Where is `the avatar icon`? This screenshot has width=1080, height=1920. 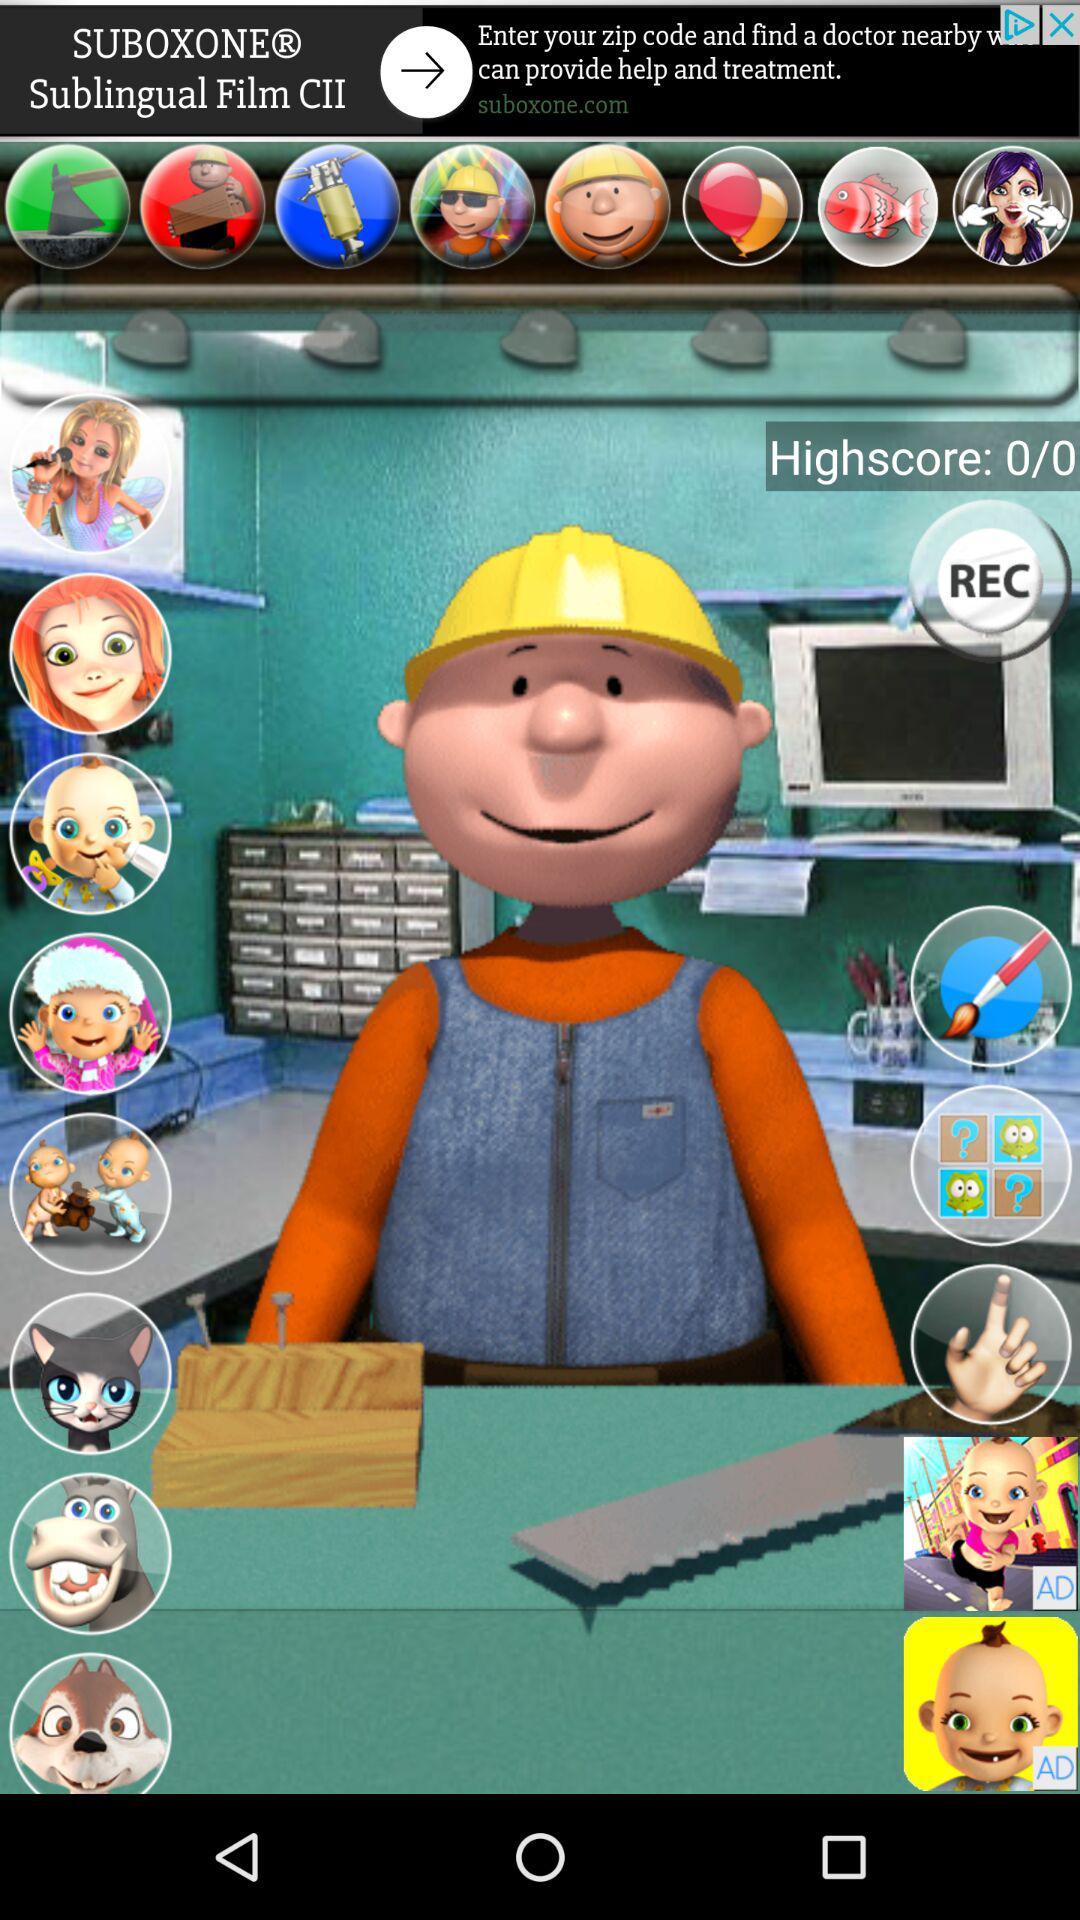
the avatar icon is located at coordinates (88, 1276).